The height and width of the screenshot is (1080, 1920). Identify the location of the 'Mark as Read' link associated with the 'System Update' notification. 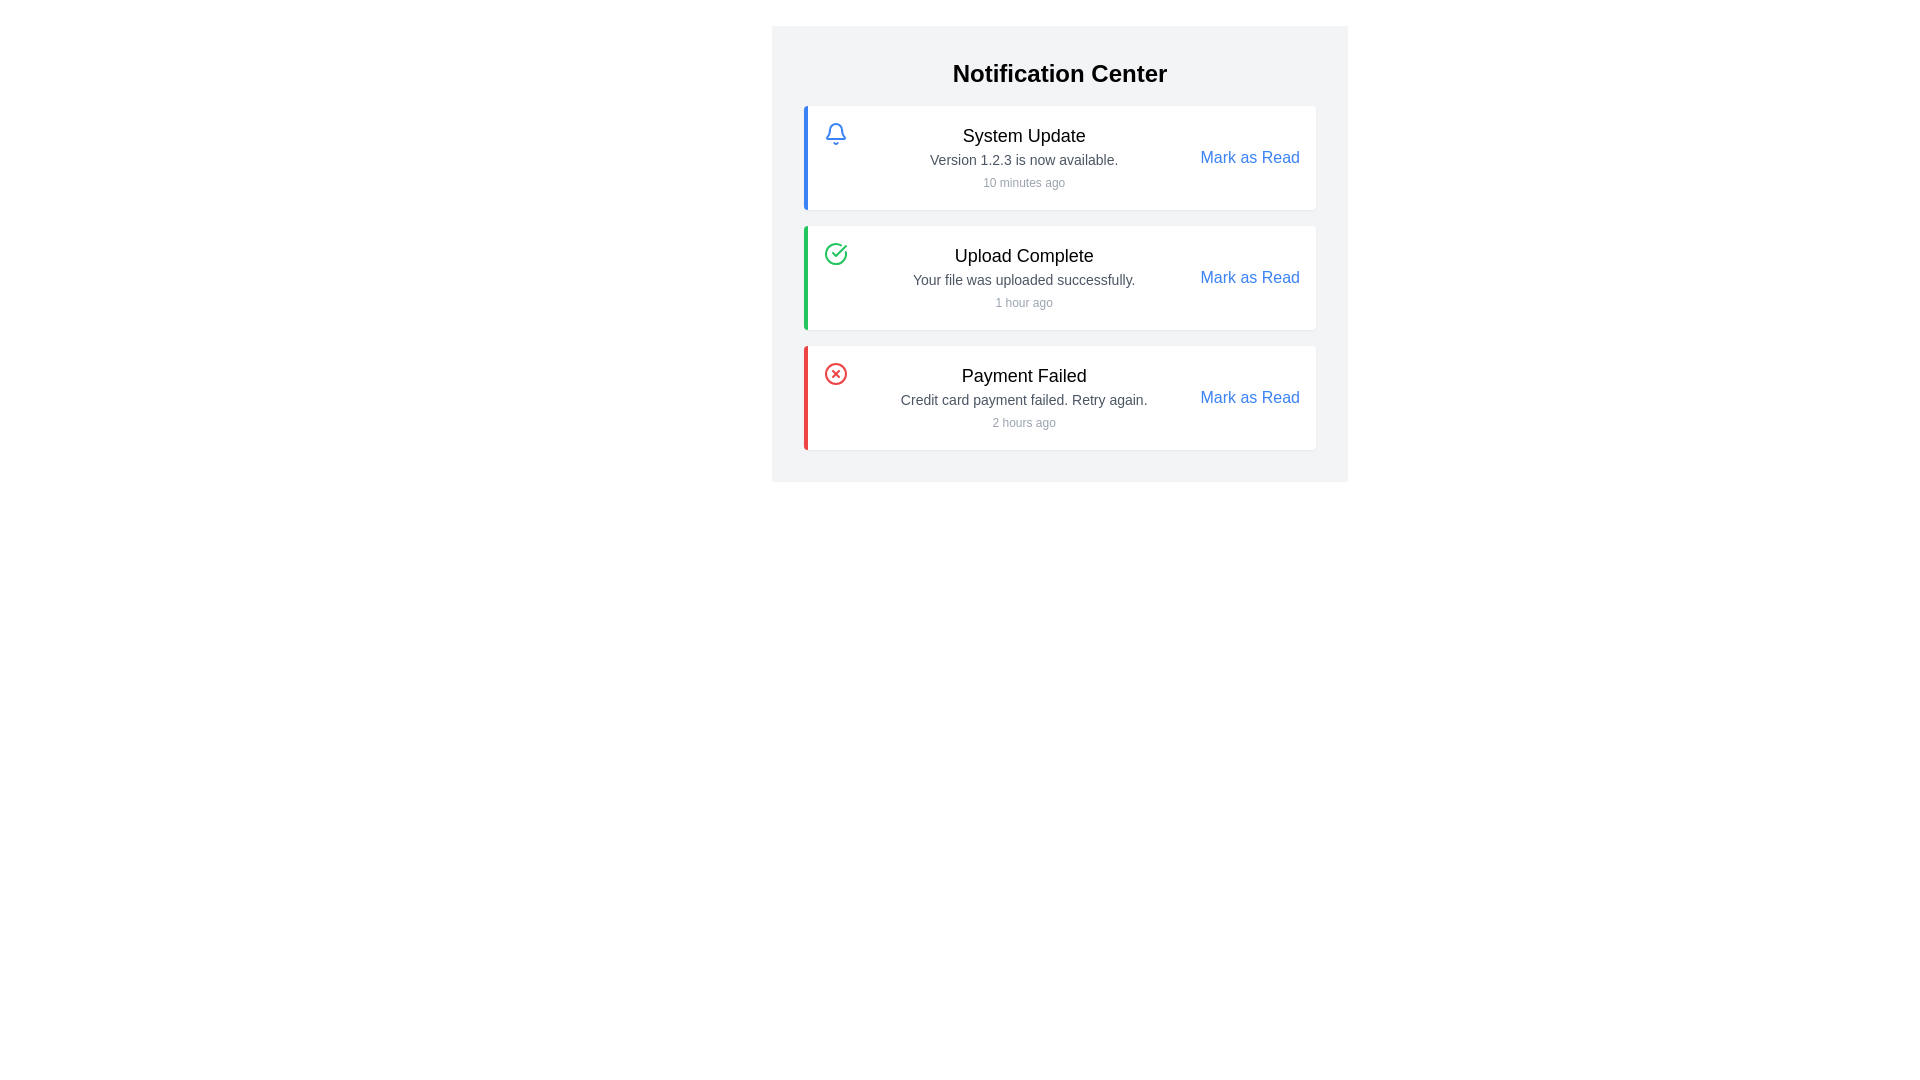
(1249, 157).